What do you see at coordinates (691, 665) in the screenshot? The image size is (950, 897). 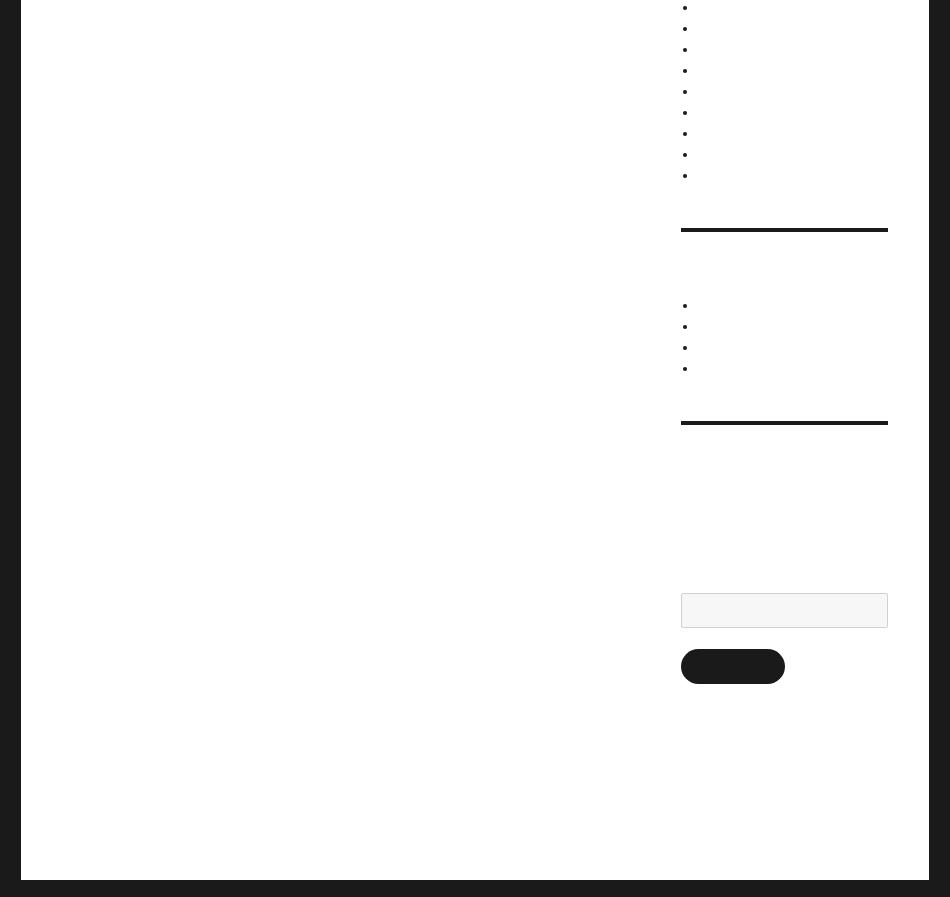 I see `'Subscribe'` at bounding box center [691, 665].